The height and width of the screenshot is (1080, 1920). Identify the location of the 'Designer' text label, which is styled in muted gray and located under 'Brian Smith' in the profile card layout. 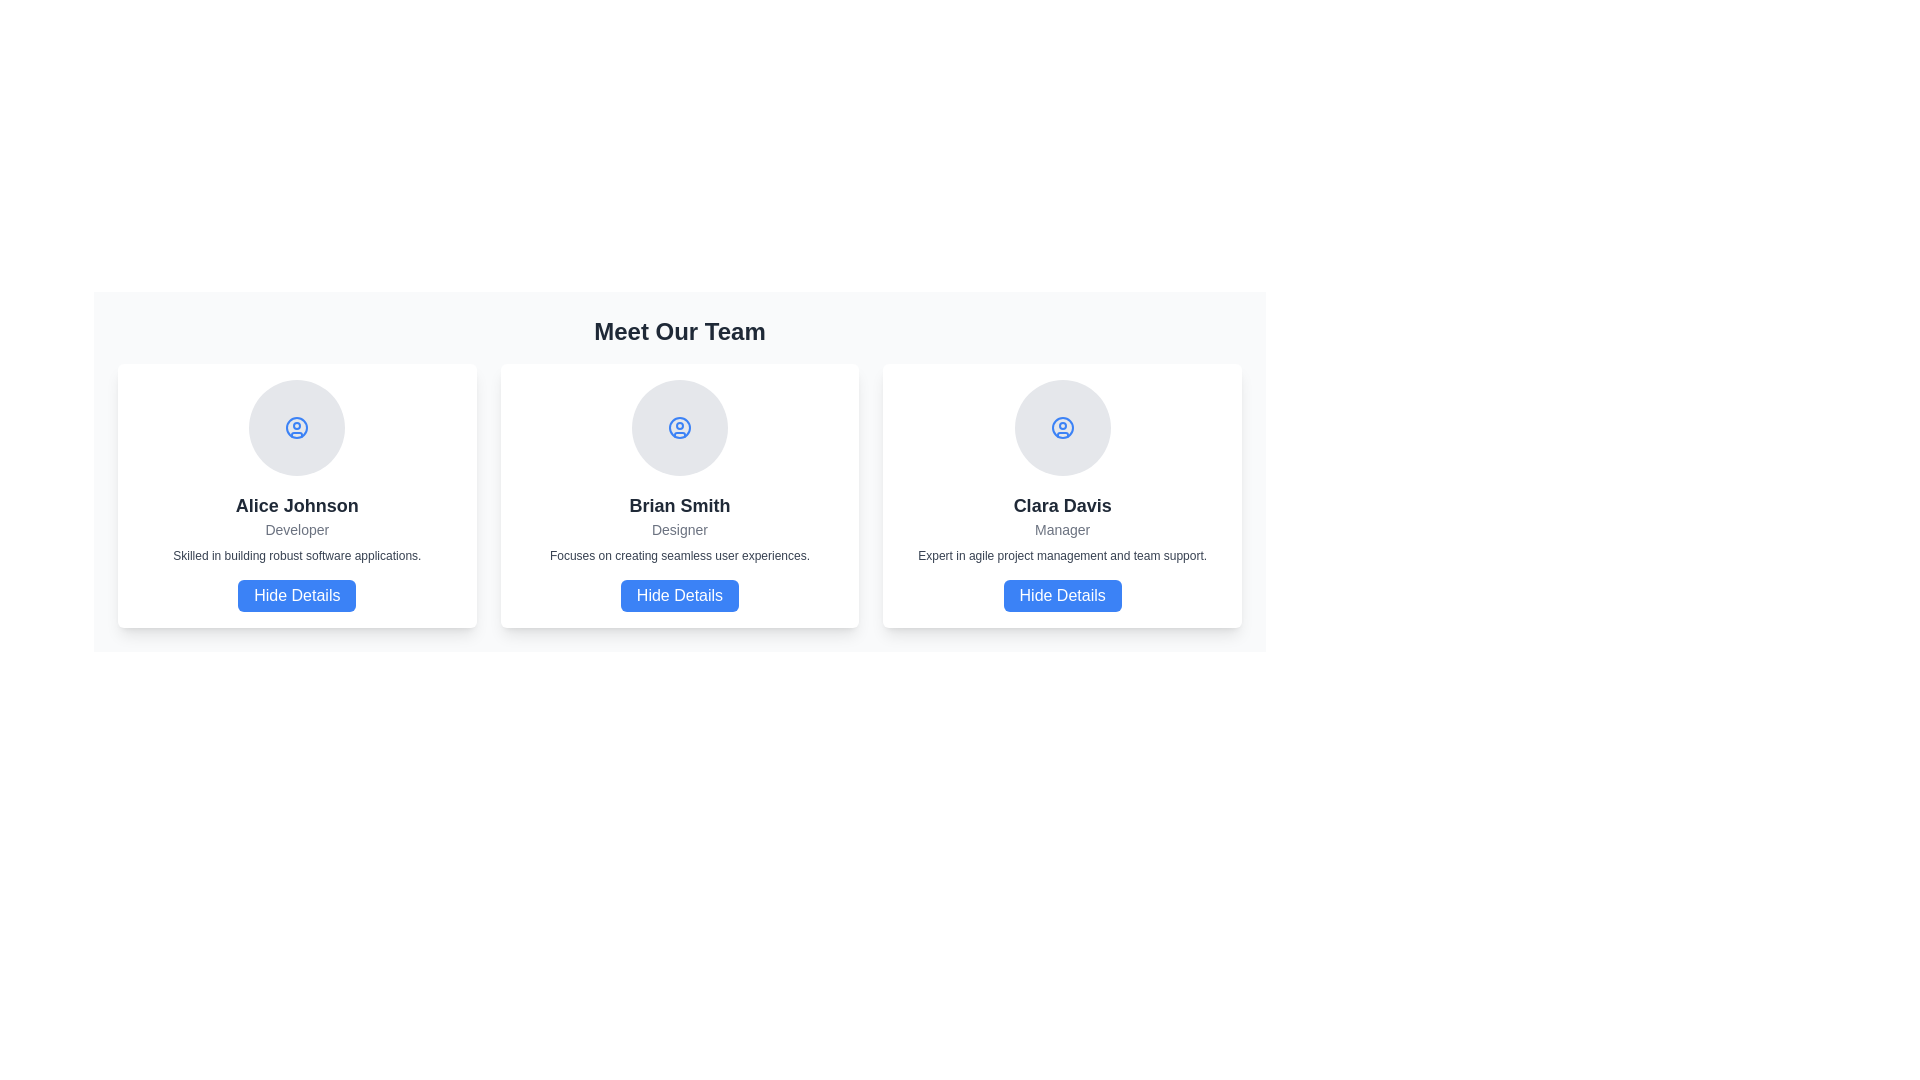
(680, 528).